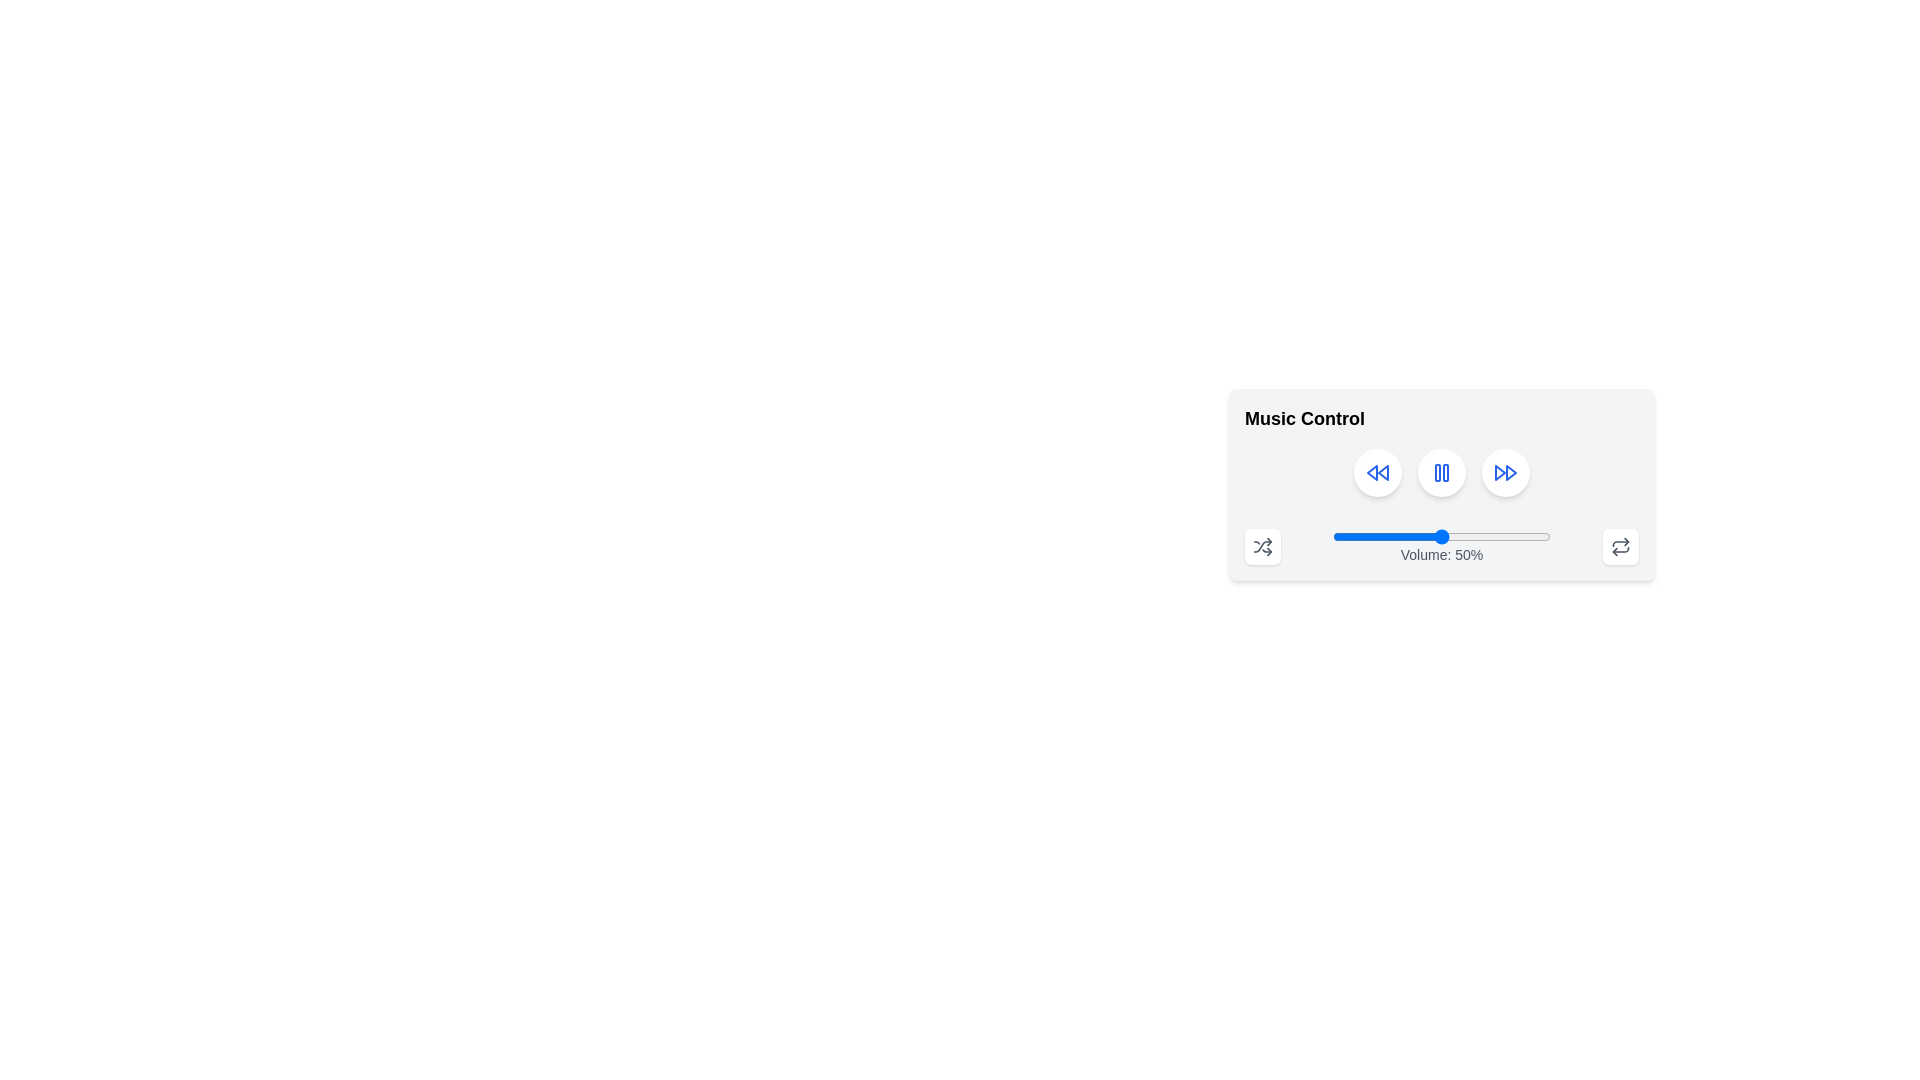 The image size is (1920, 1080). Describe the element at coordinates (1261, 547) in the screenshot. I see `the shuffle button located in the bottom-right corner of the Music Control interface` at that location.